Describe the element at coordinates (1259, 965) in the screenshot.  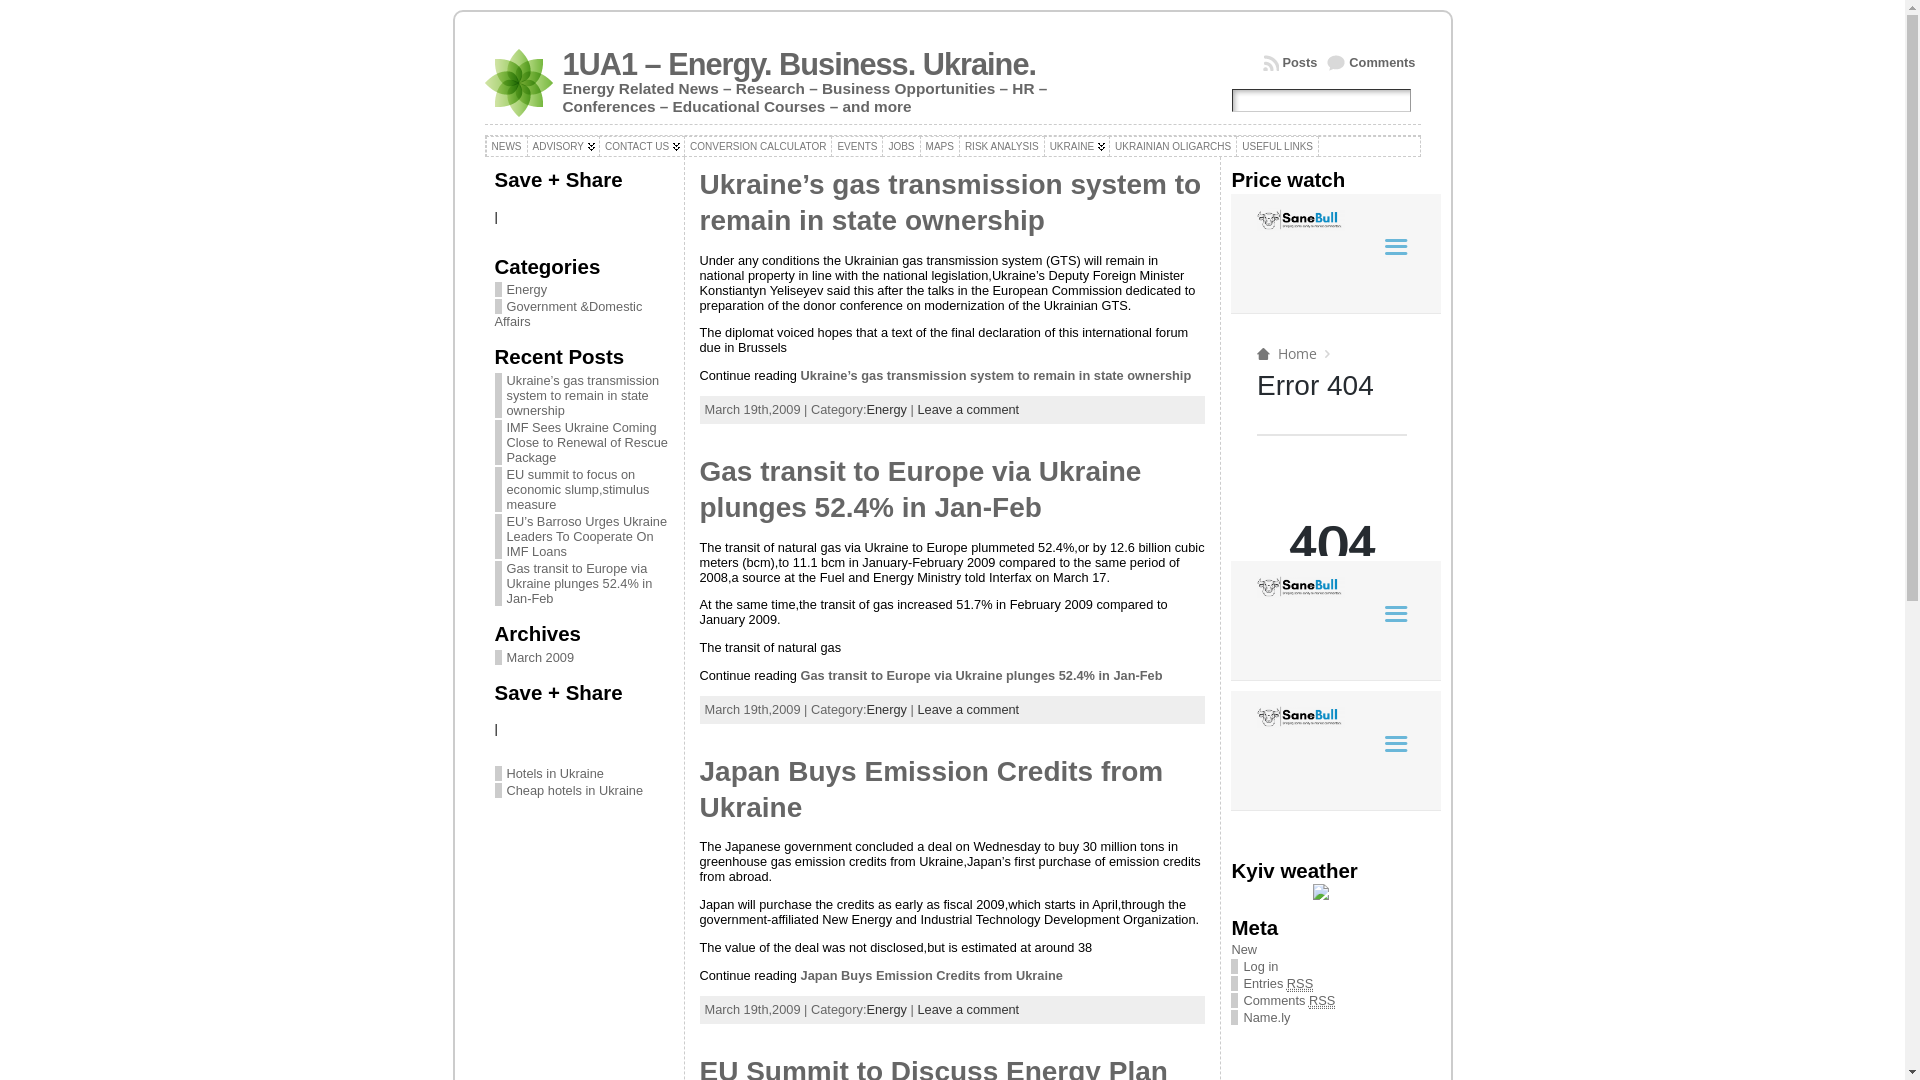
I see `'Log in'` at that location.